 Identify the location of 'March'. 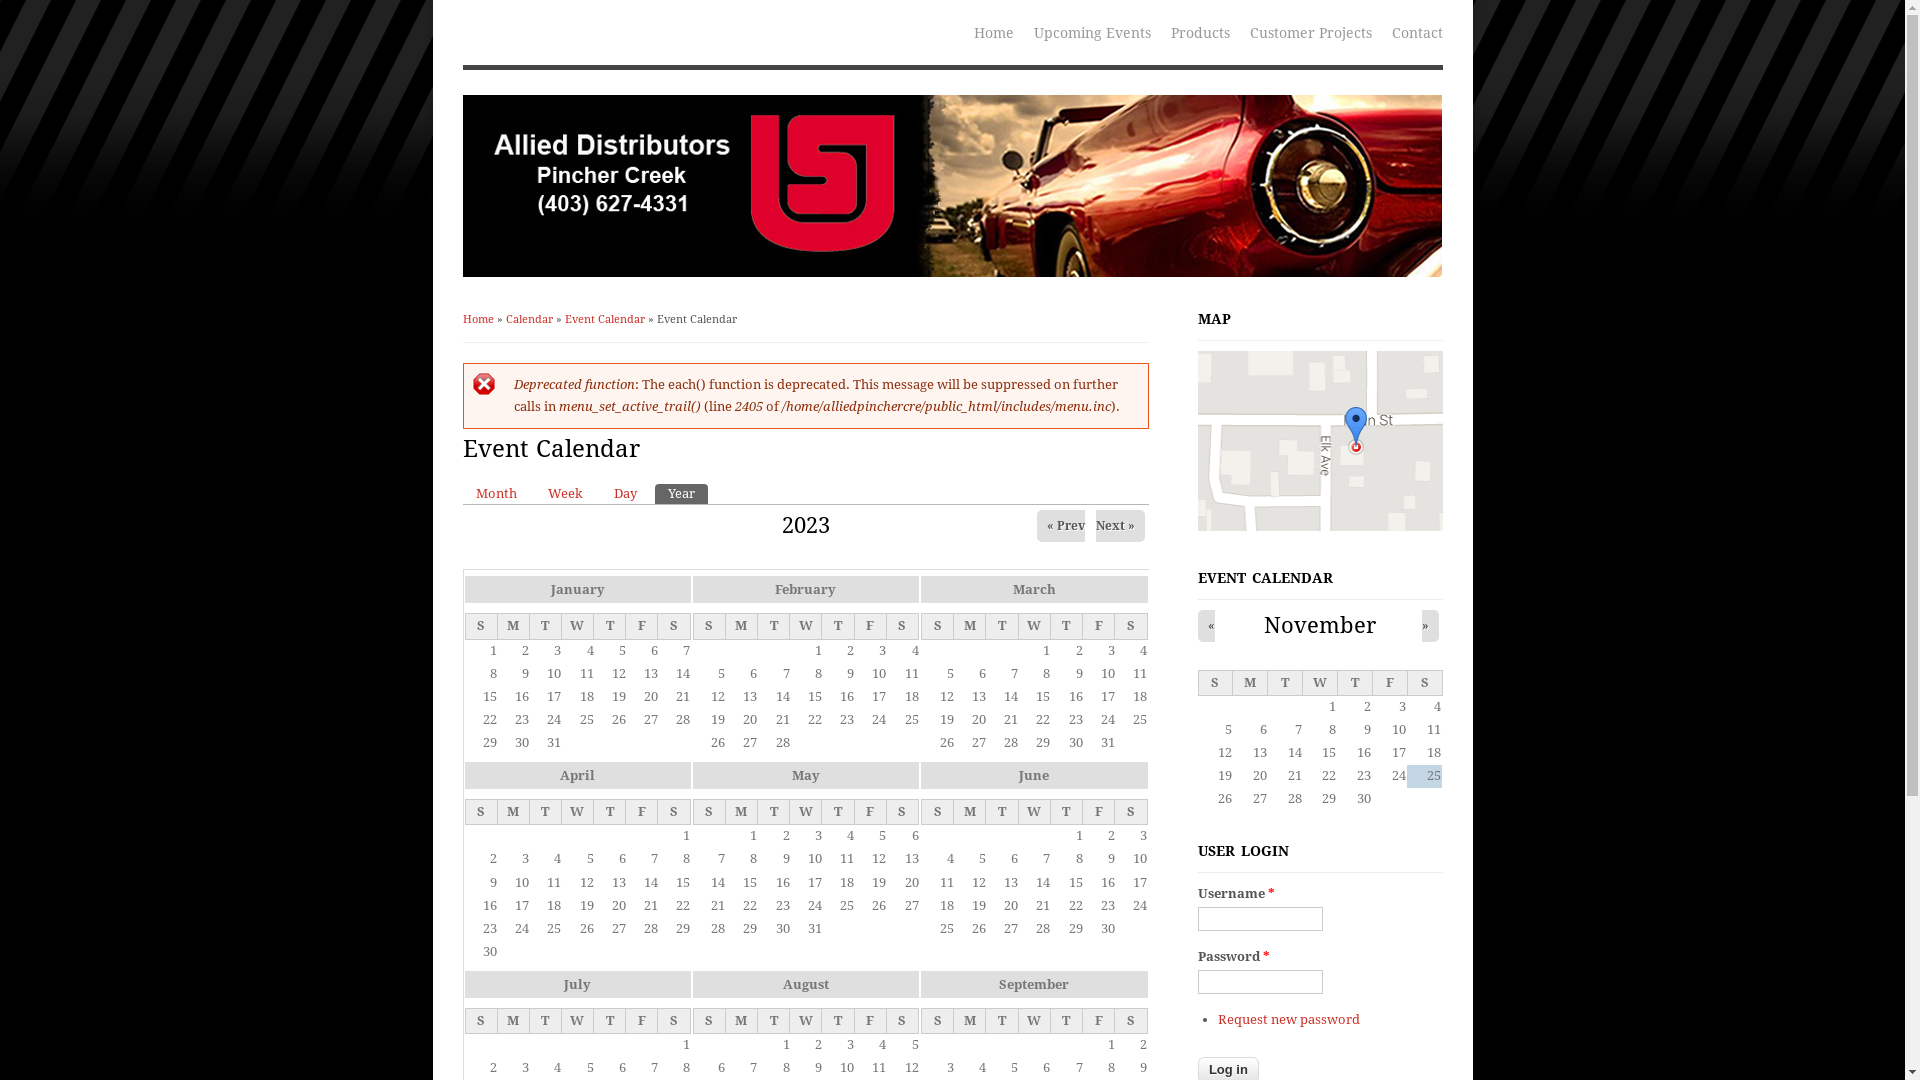
(1012, 588).